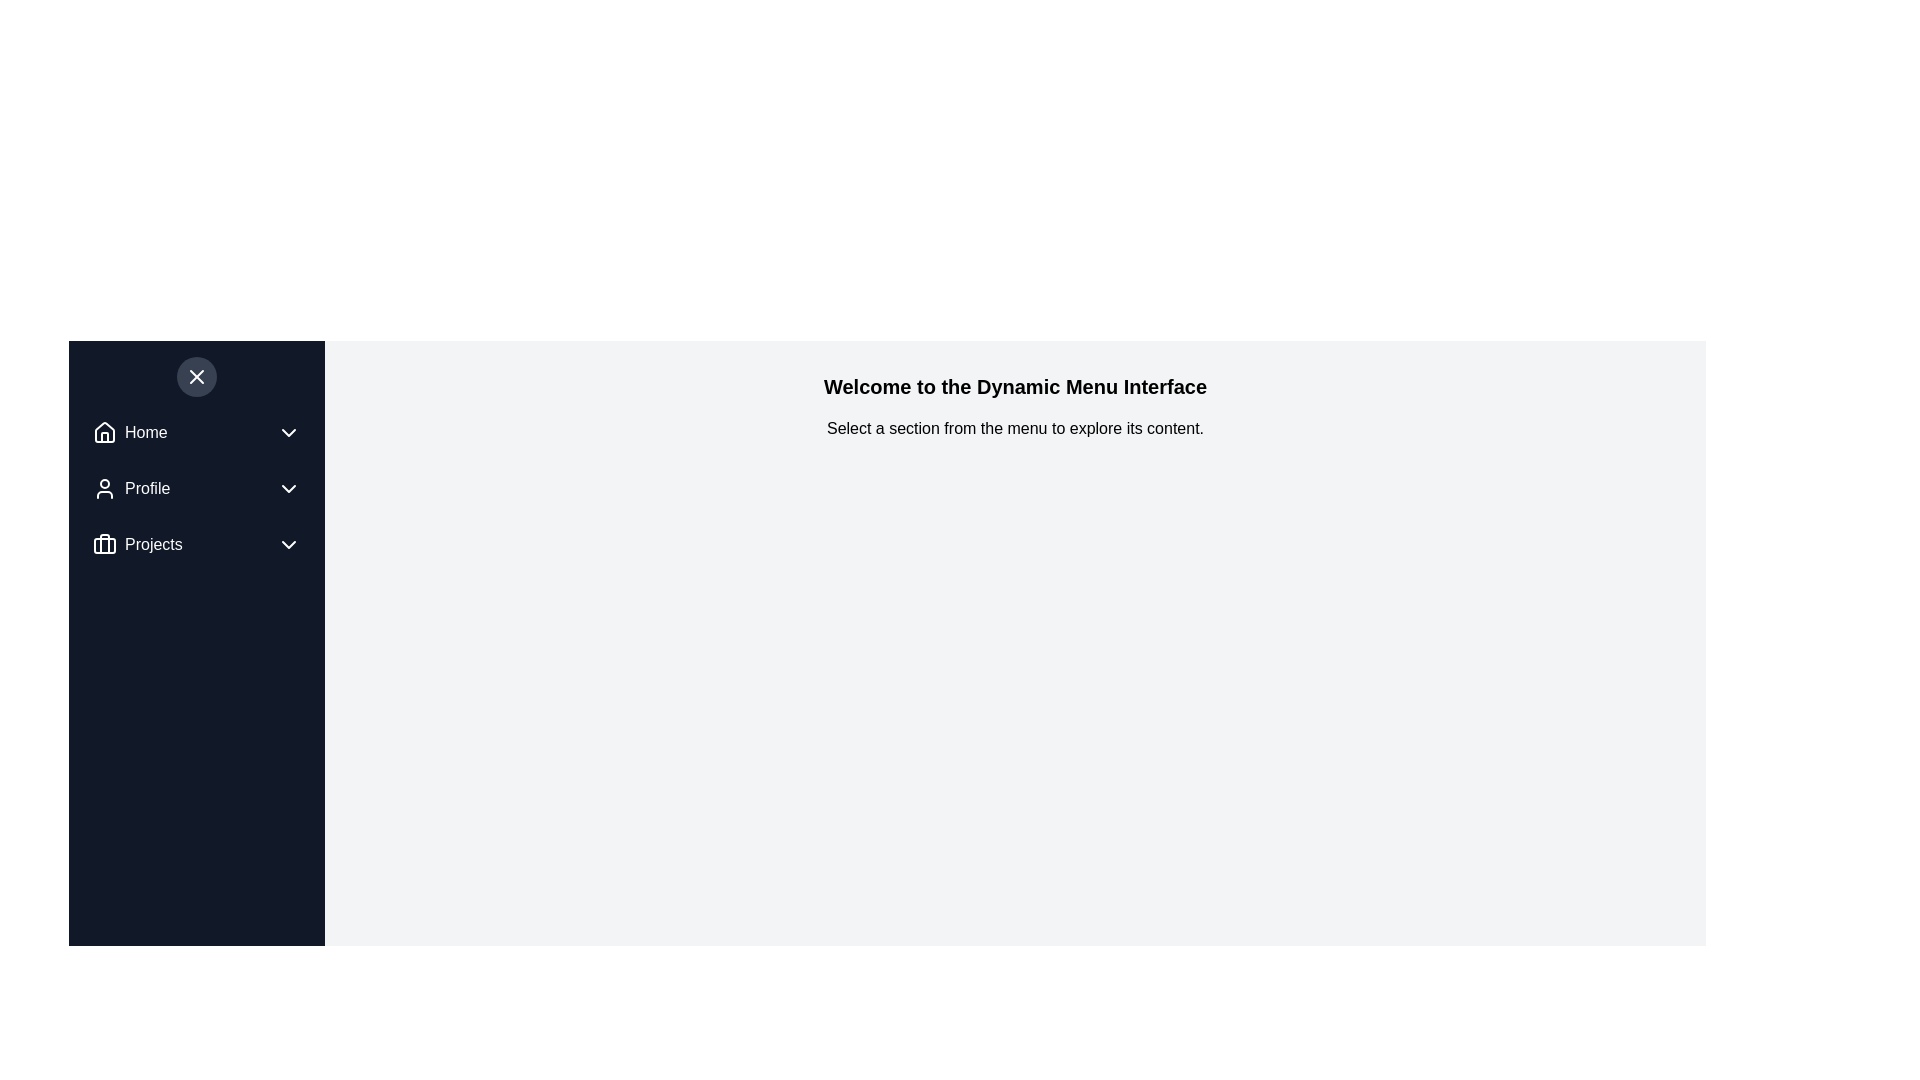 The width and height of the screenshot is (1920, 1080). Describe the element at coordinates (136, 544) in the screenshot. I see `the navigation menu item labeled 'Projects', which consists of a briefcase icon and text` at that location.